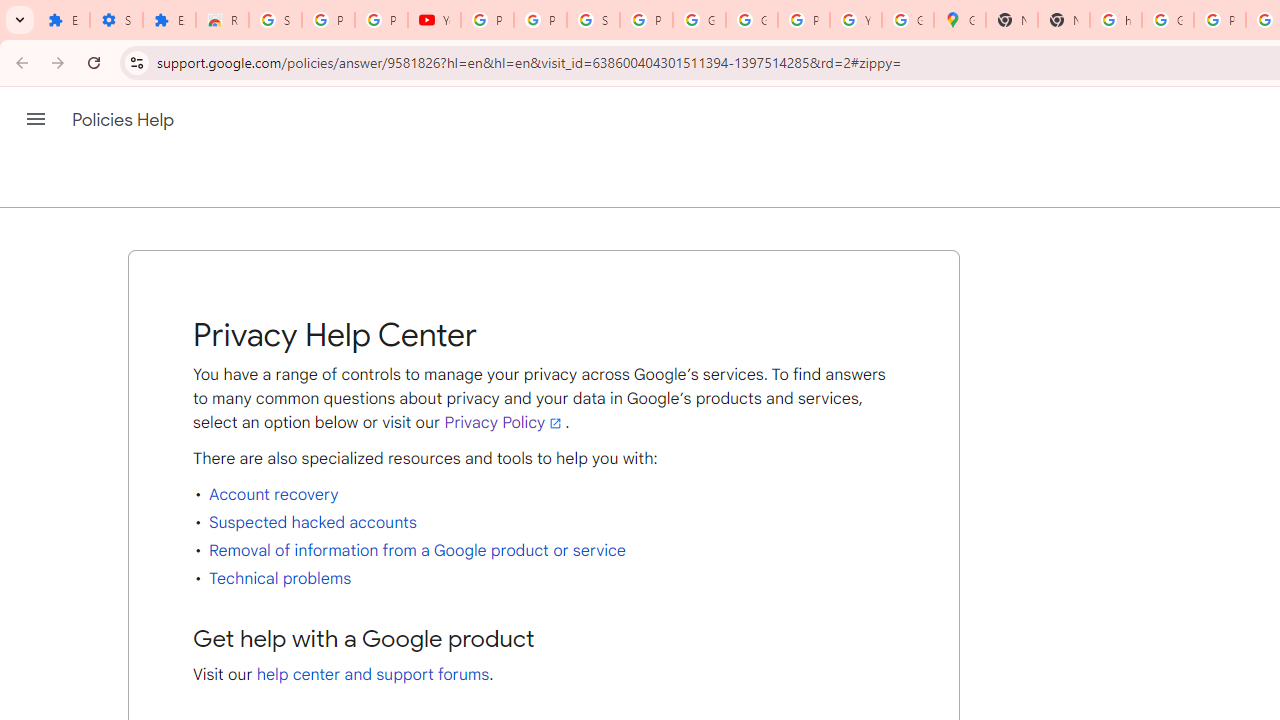 The height and width of the screenshot is (720, 1280). What do you see at coordinates (592, 20) in the screenshot?
I see `'Sign in - Google Accounts'` at bounding box center [592, 20].